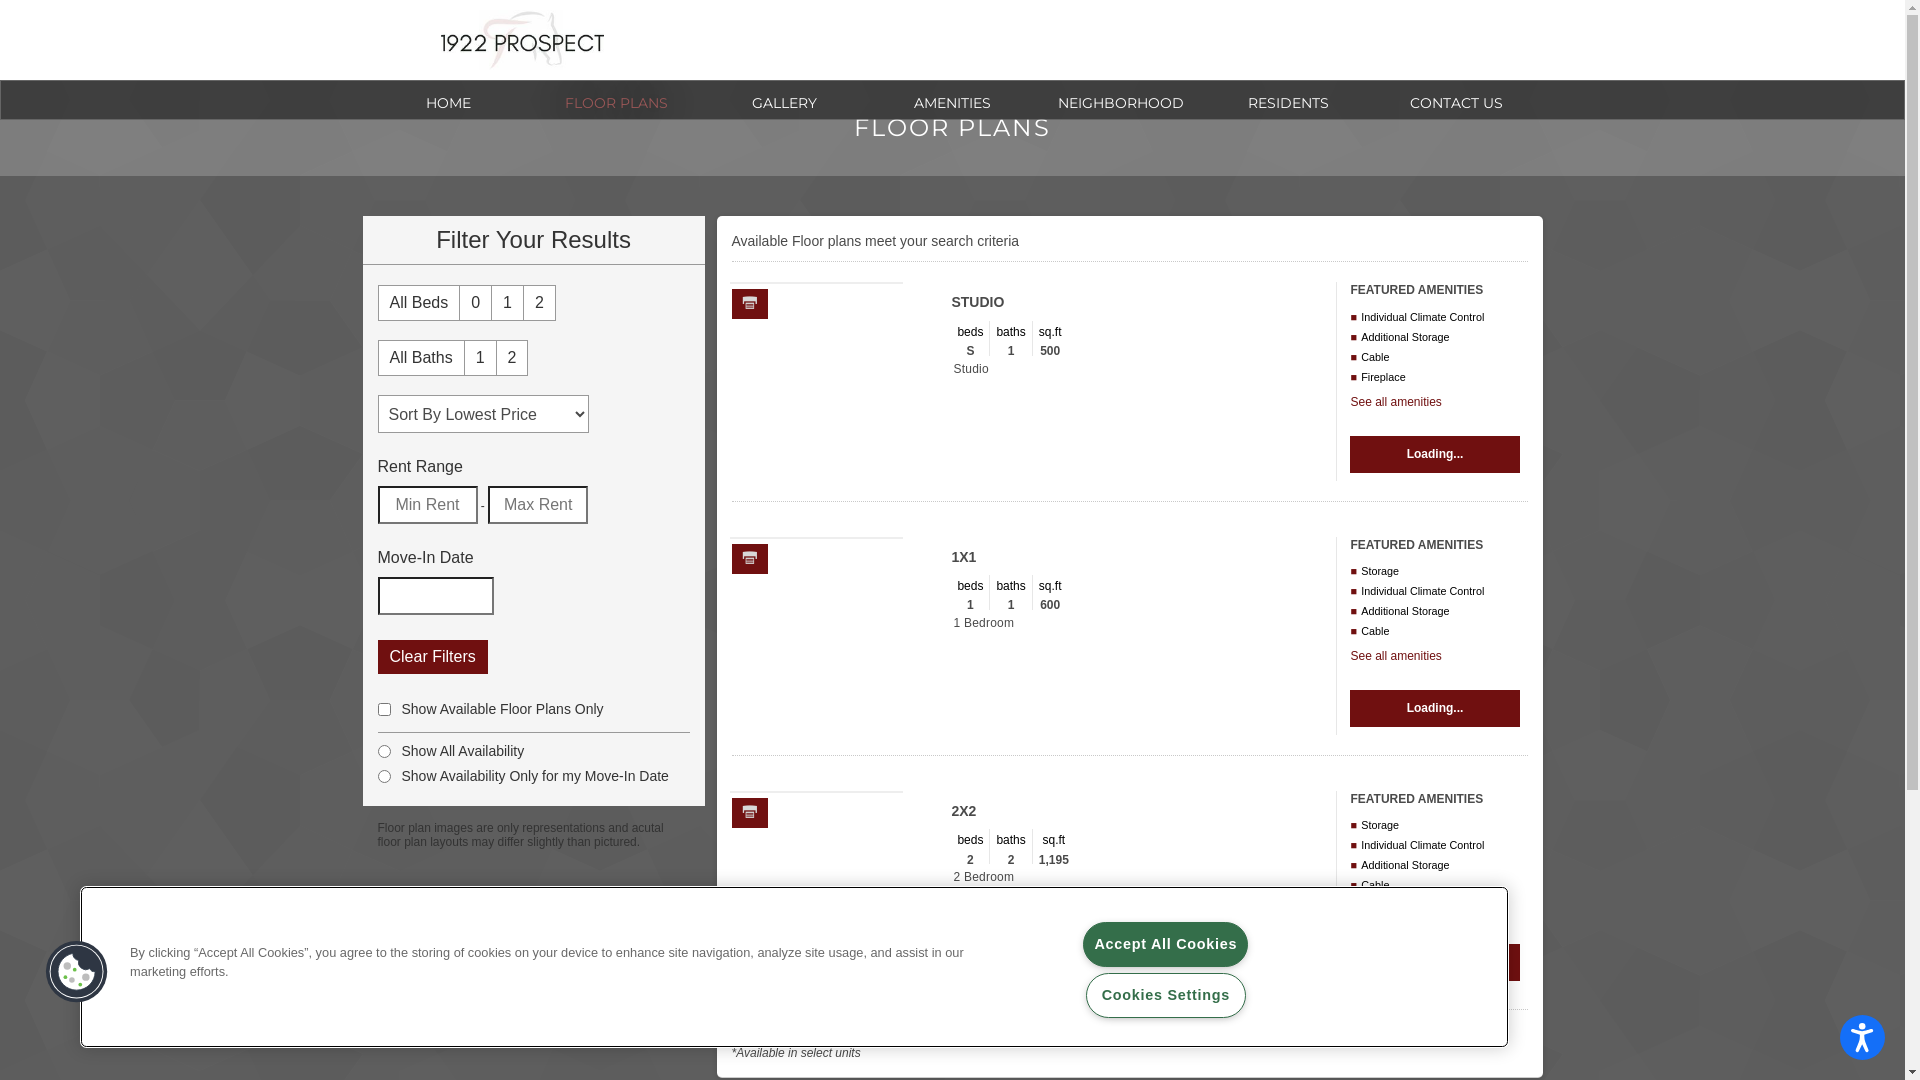  I want to click on 'NEIGHBORHOOD', so click(1118, 100).